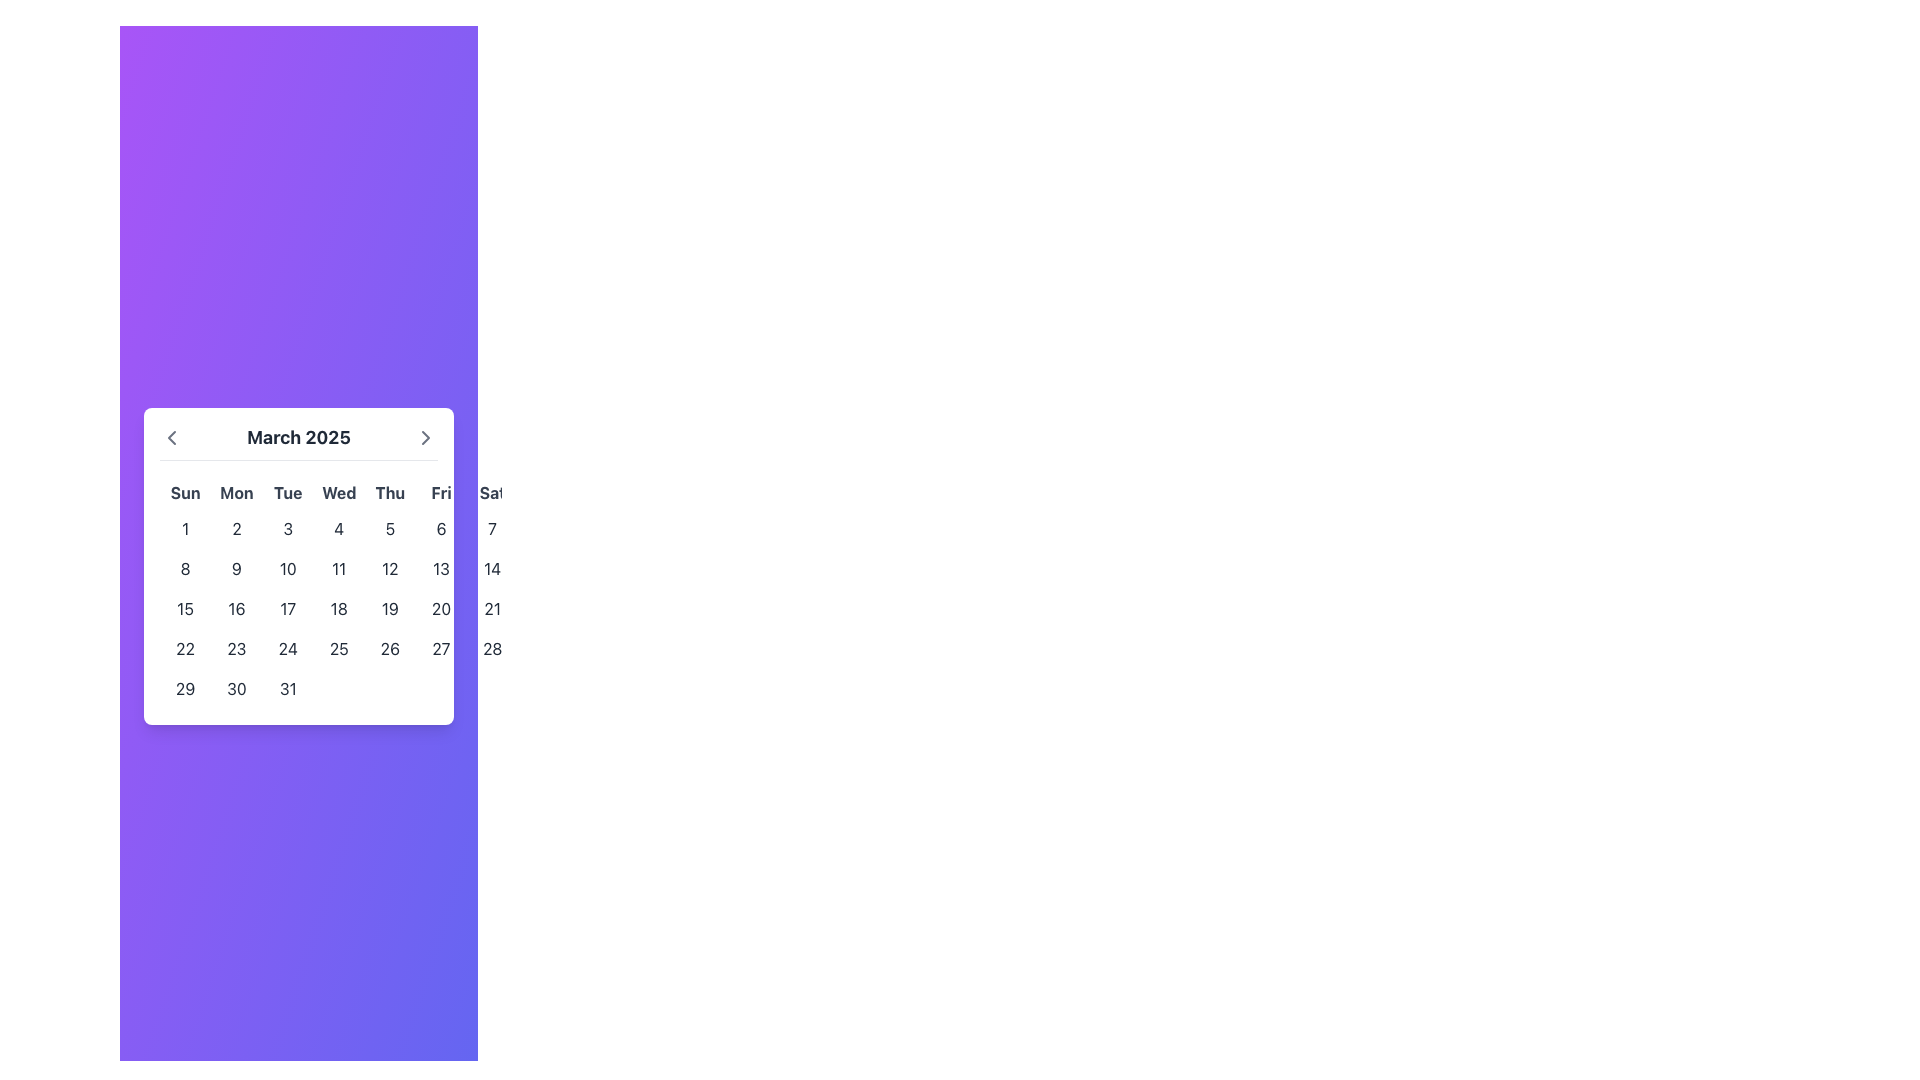 The width and height of the screenshot is (1920, 1080). Describe the element at coordinates (339, 591) in the screenshot. I see `a specific date in the calendar table for March 2025` at that location.